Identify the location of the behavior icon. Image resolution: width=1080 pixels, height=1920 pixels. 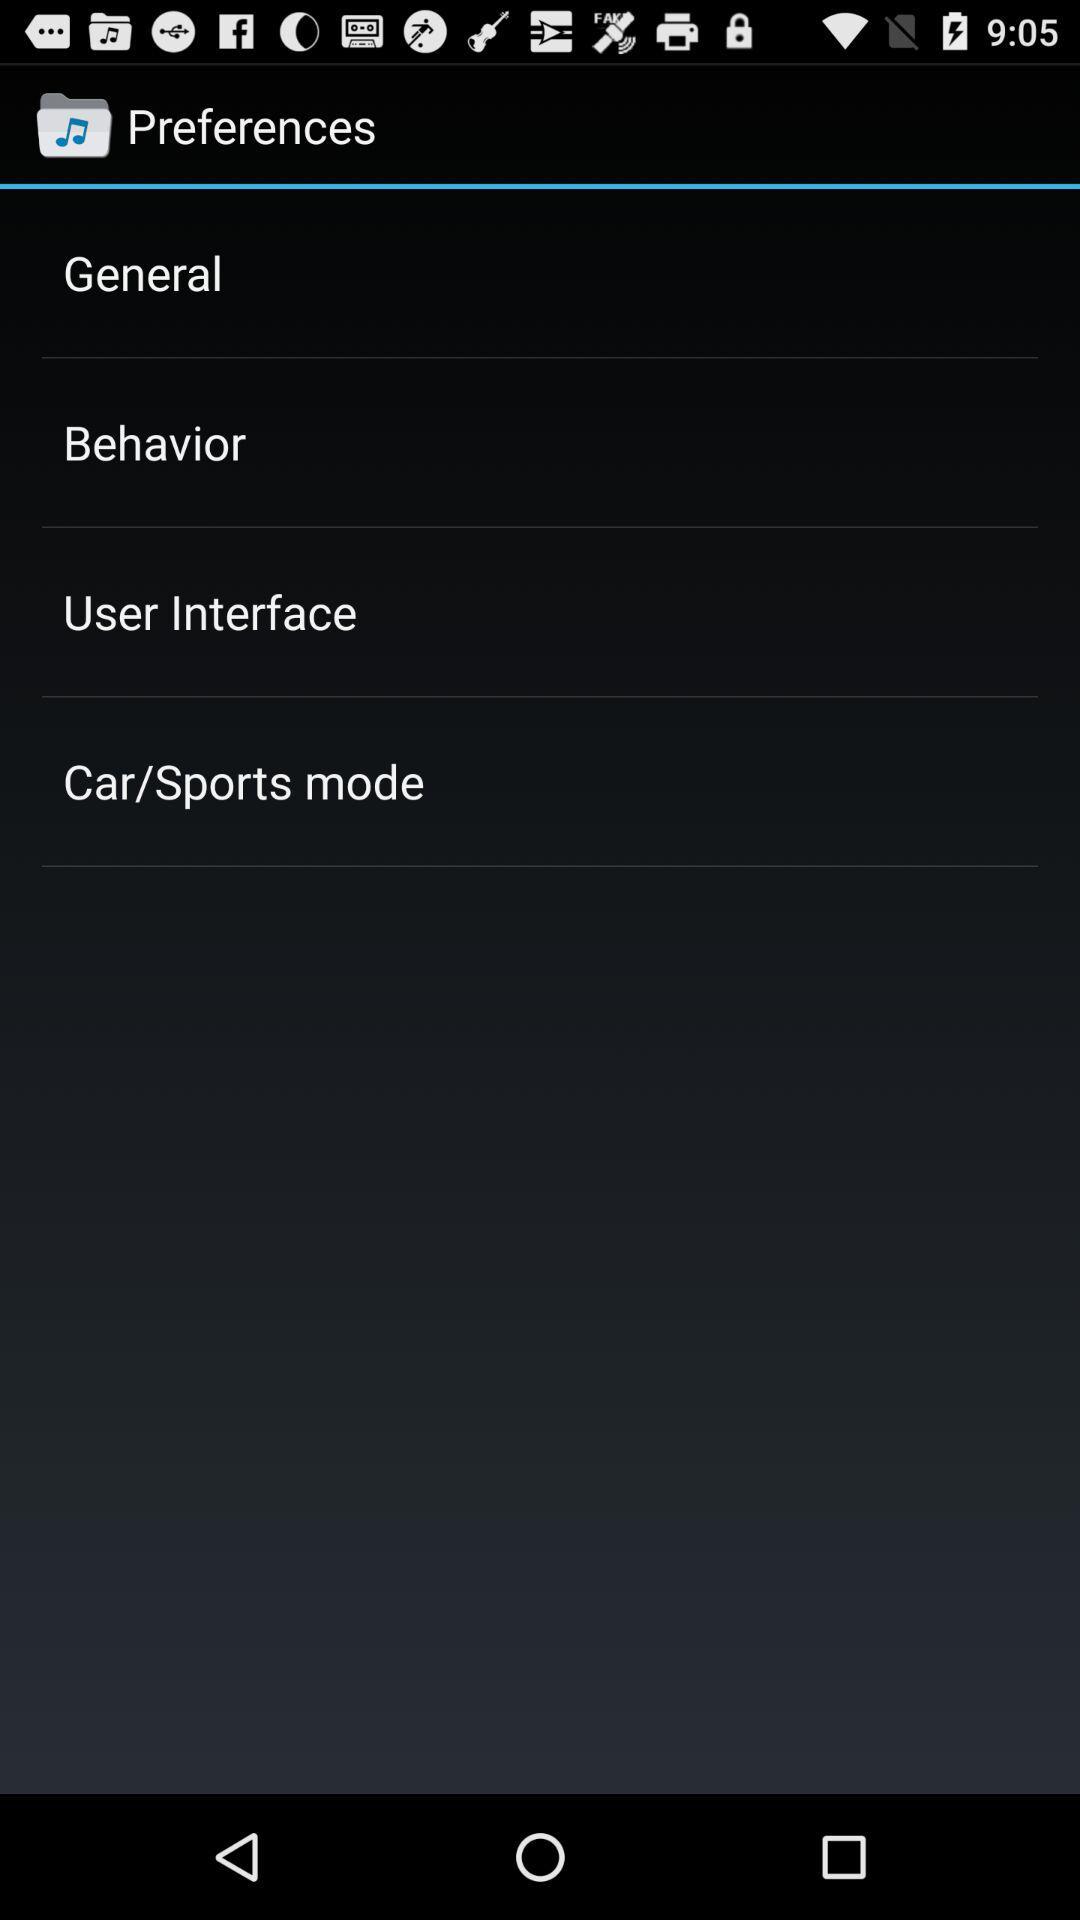
(153, 441).